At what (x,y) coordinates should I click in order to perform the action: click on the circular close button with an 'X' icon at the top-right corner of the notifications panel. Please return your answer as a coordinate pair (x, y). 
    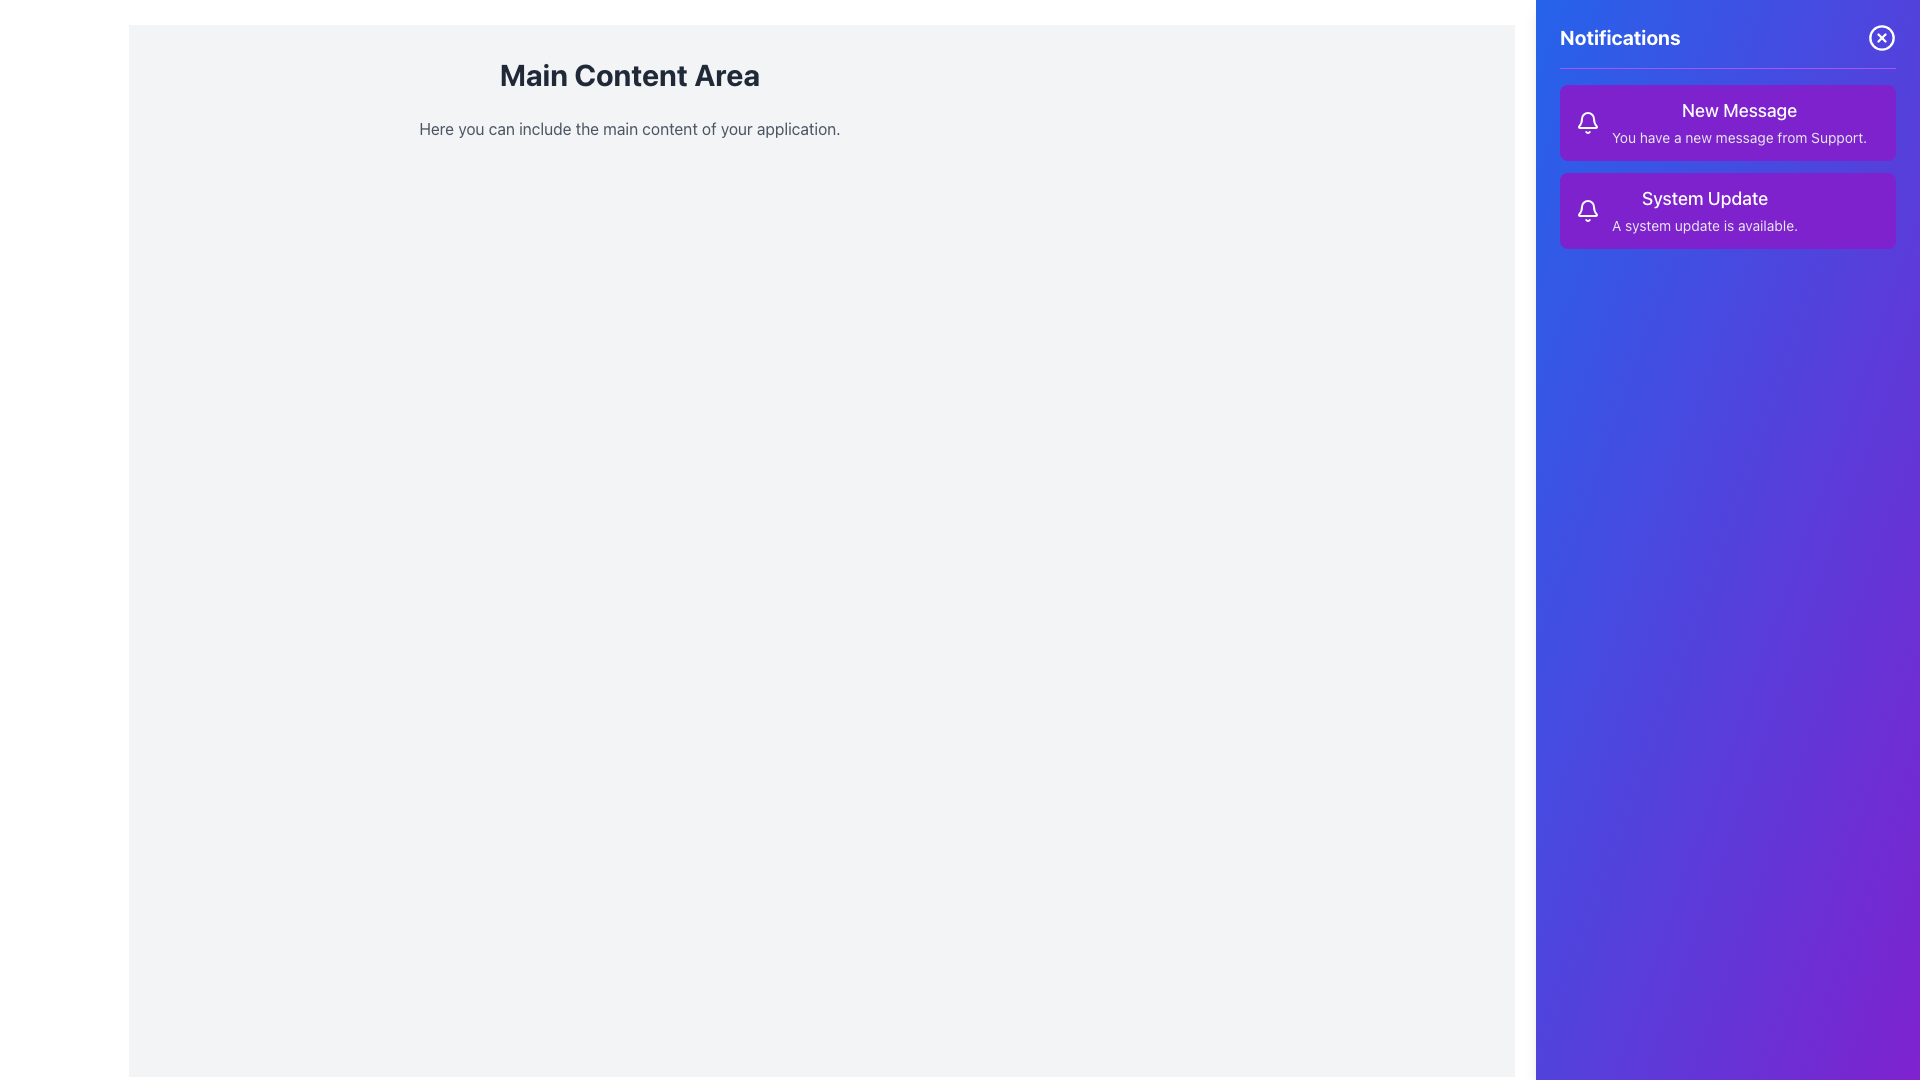
    Looking at the image, I should click on (1880, 38).